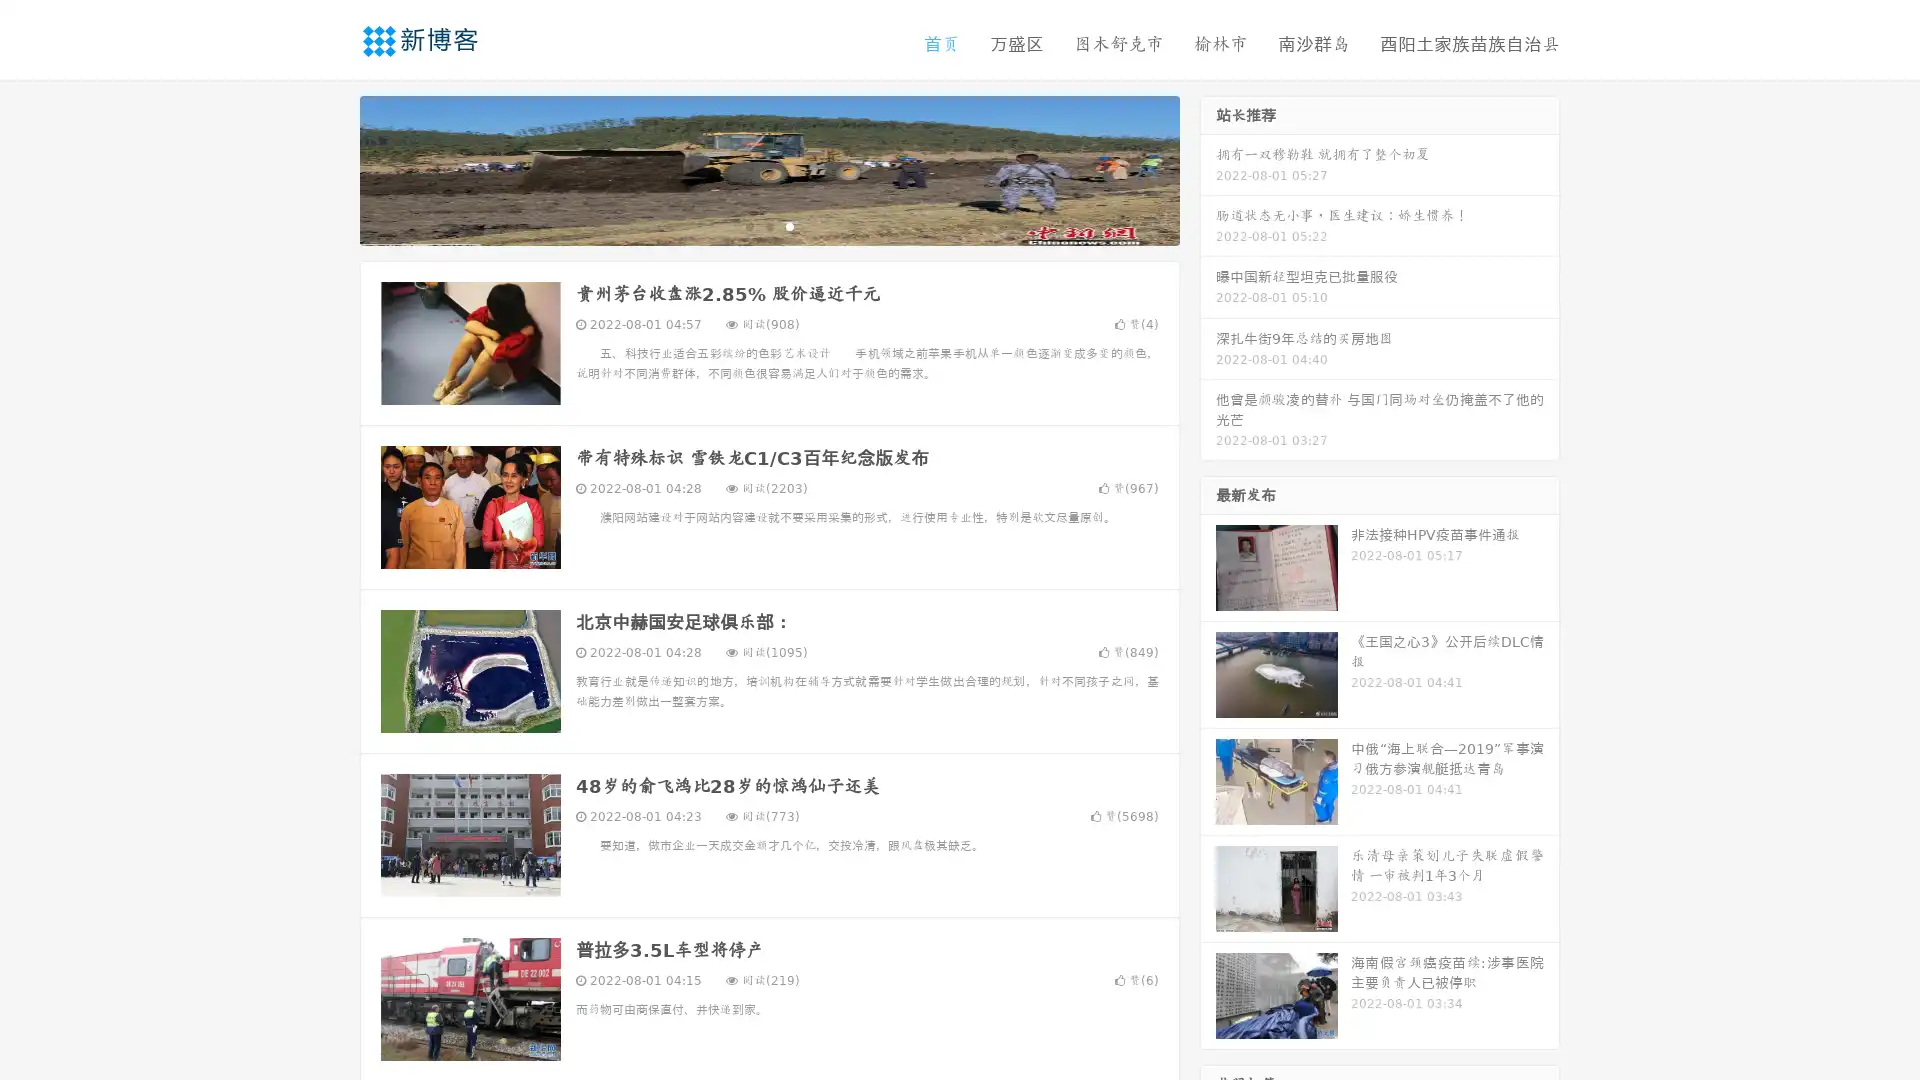  Describe the element at coordinates (748, 225) in the screenshot. I see `Go to slide 1` at that location.